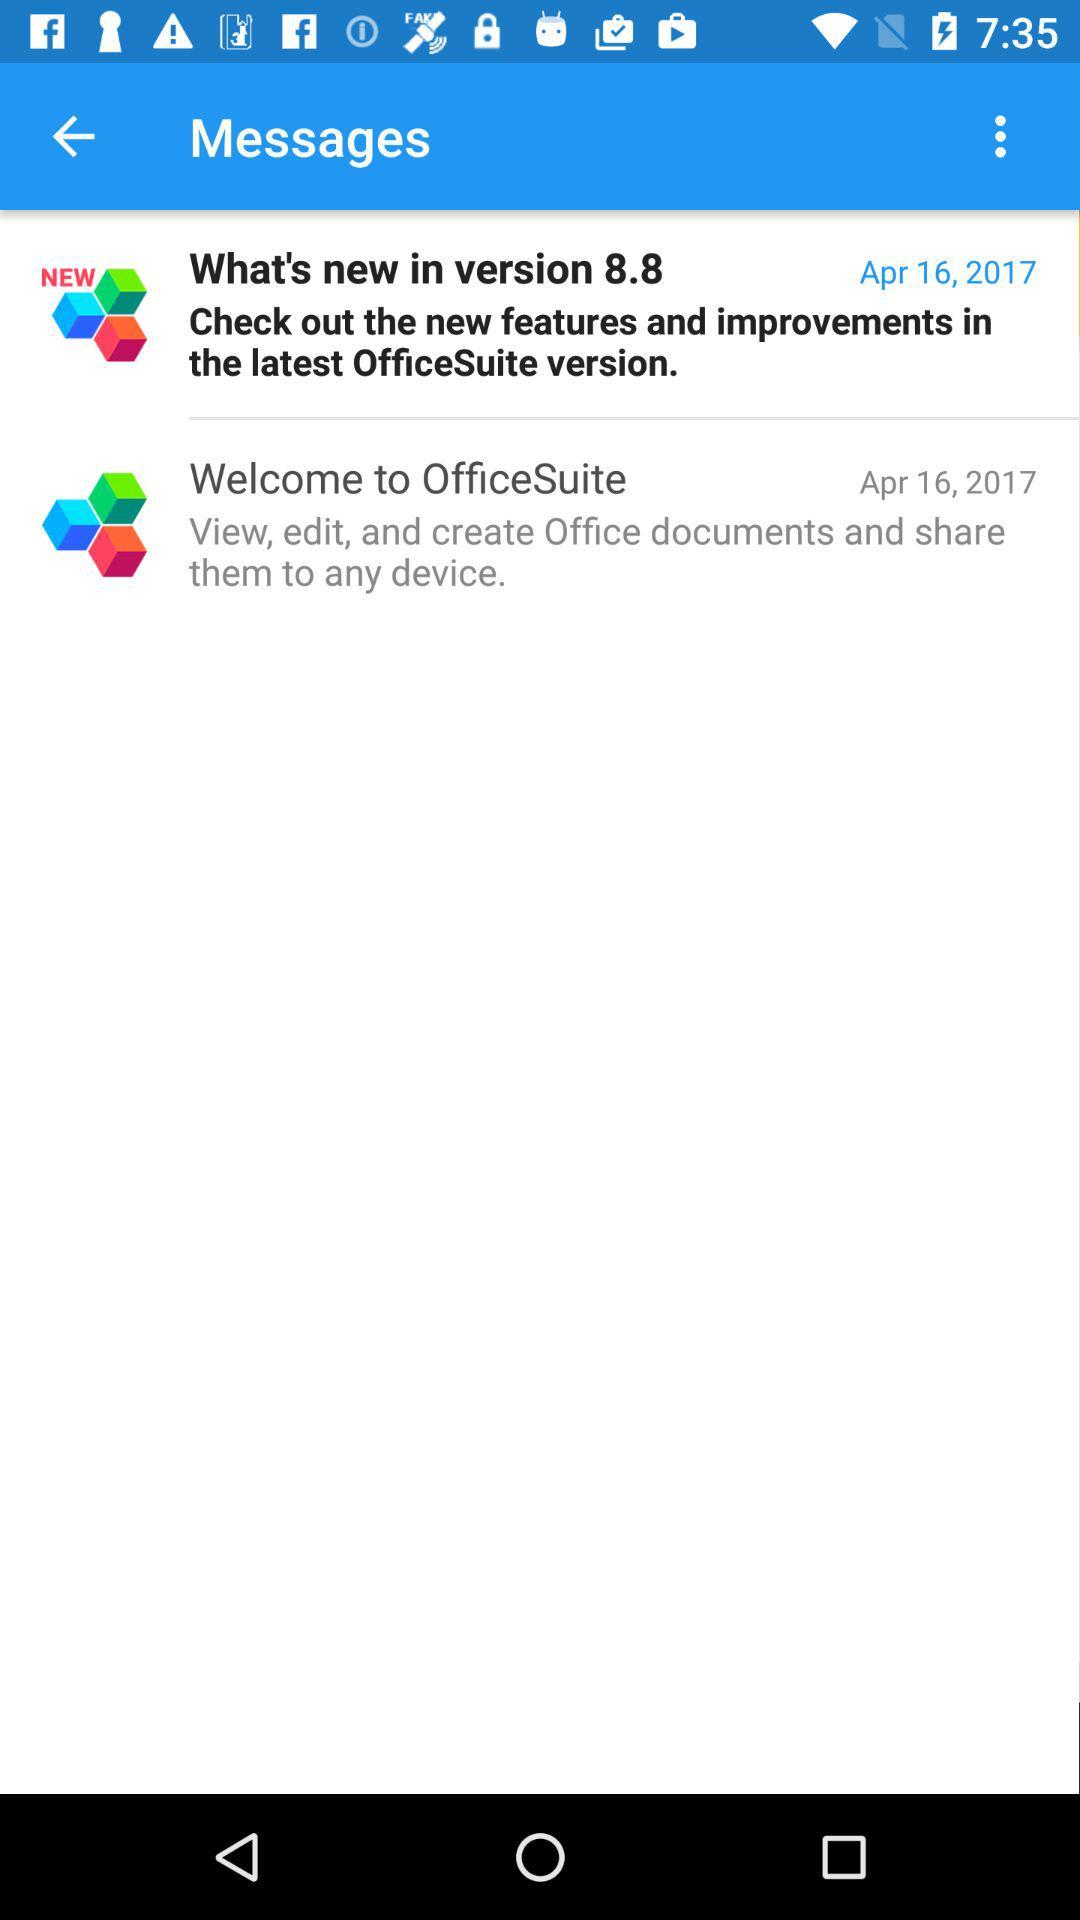 The height and width of the screenshot is (1920, 1080). Describe the element at coordinates (1005, 135) in the screenshot. I see `the item to the right of the messages app` at that location.